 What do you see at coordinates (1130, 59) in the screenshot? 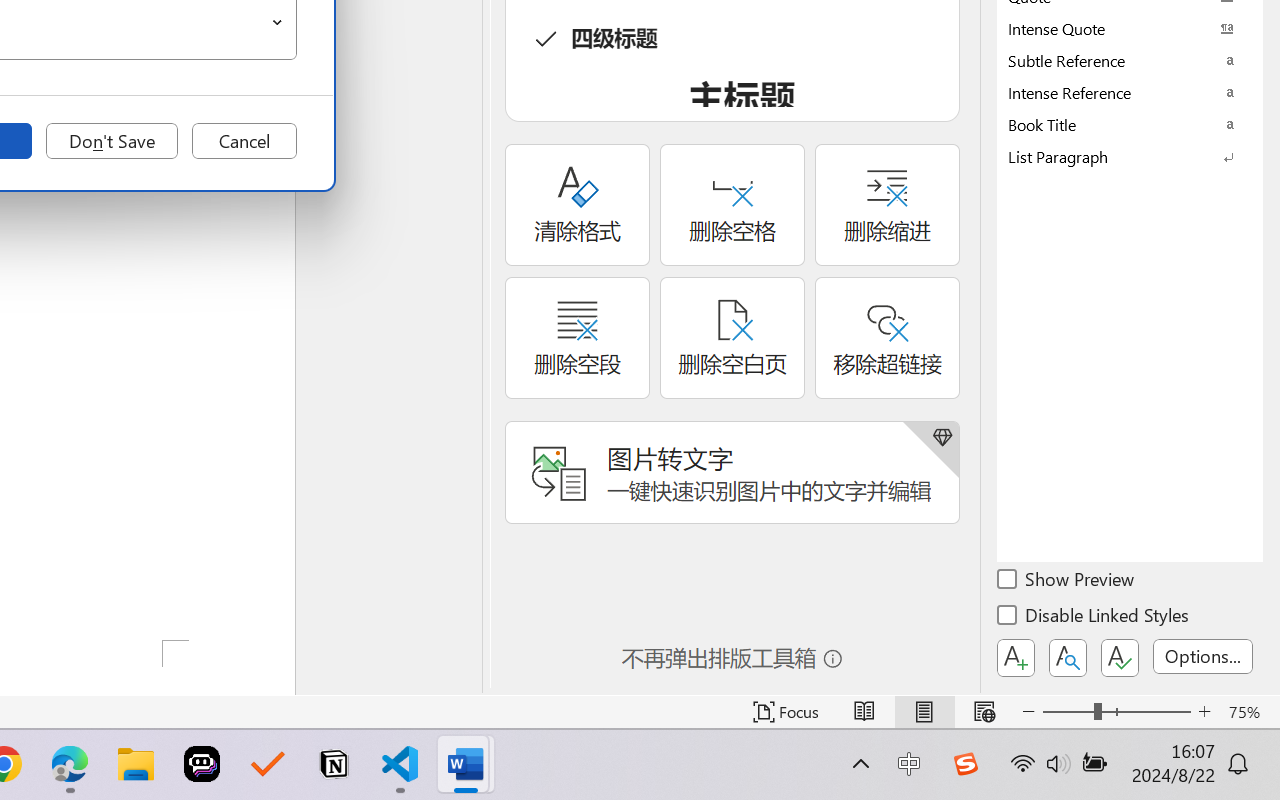
I see `'Subtle Reference'` at bounding box center [1130, 59].